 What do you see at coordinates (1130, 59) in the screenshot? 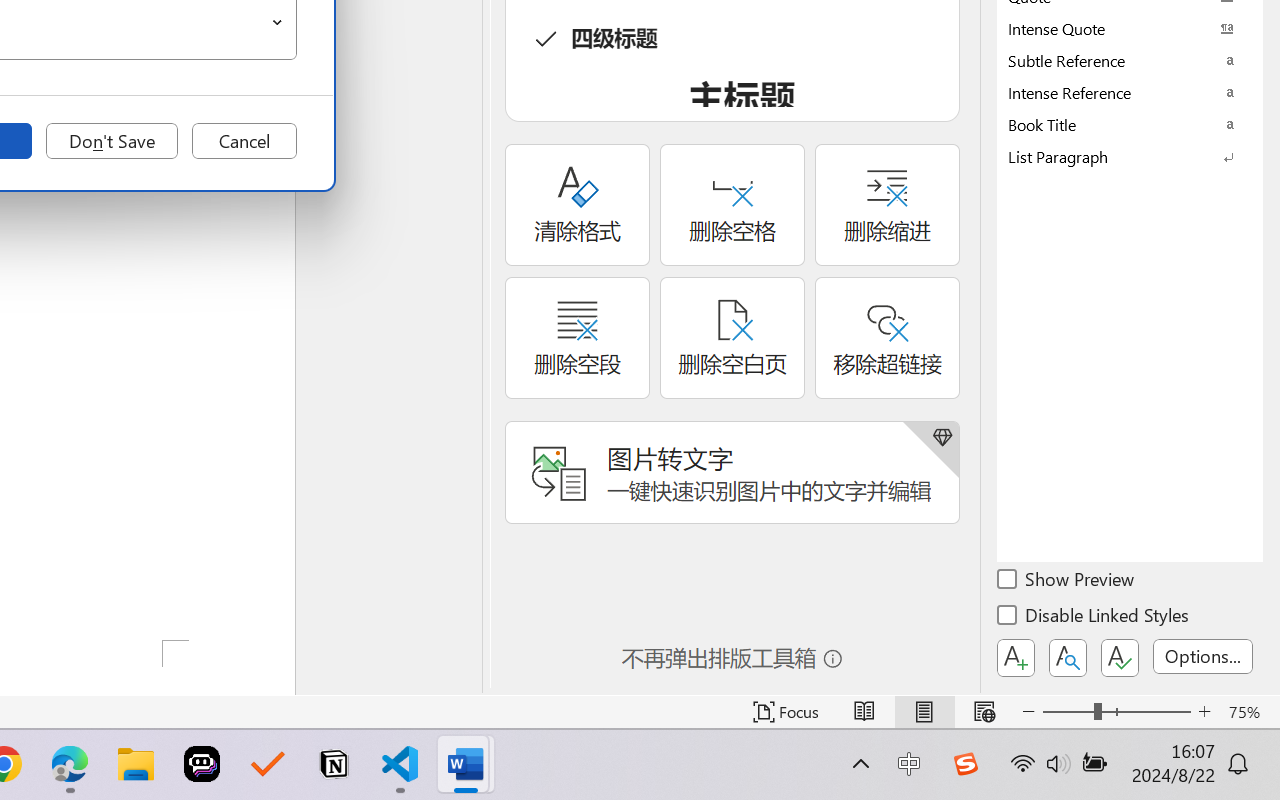
I see `'Subtle Reference'` at bounding box center [1130, 59].